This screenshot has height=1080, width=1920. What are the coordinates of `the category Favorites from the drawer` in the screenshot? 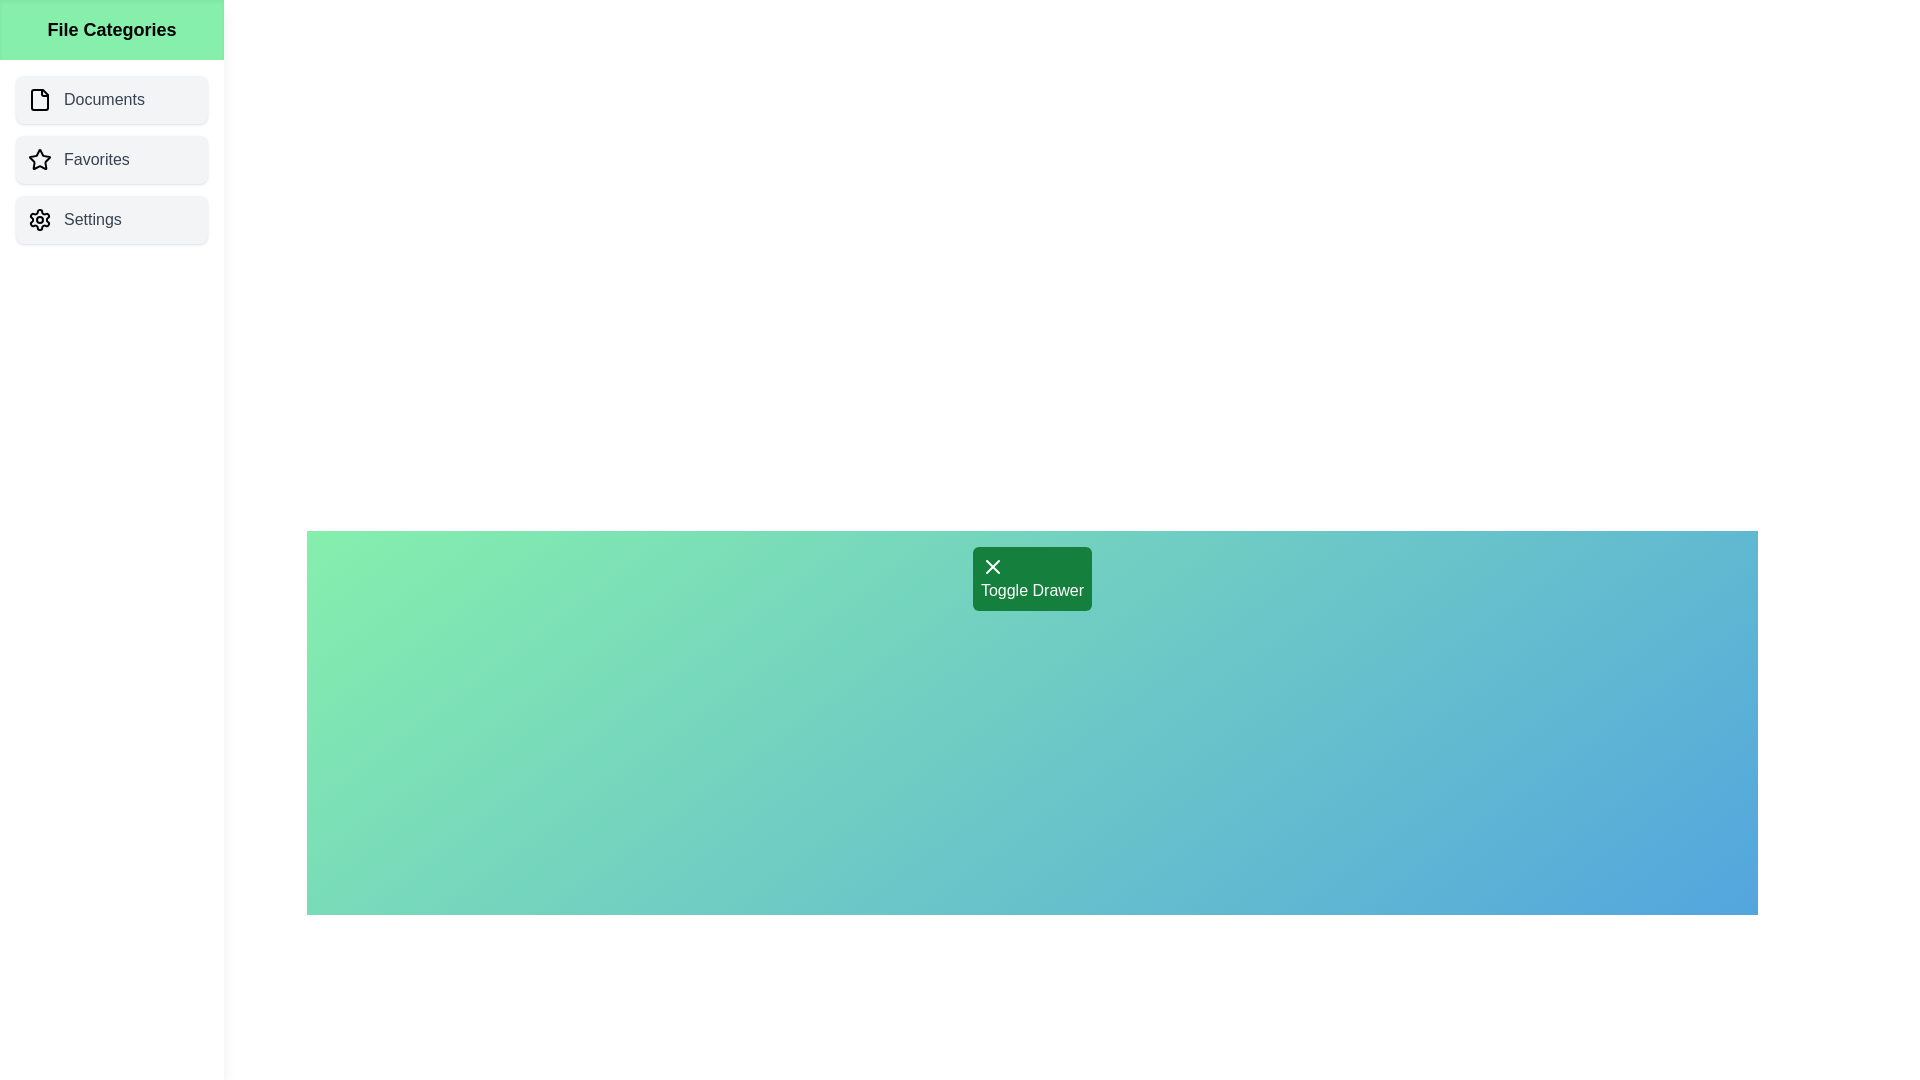 It's located at (110, 158).